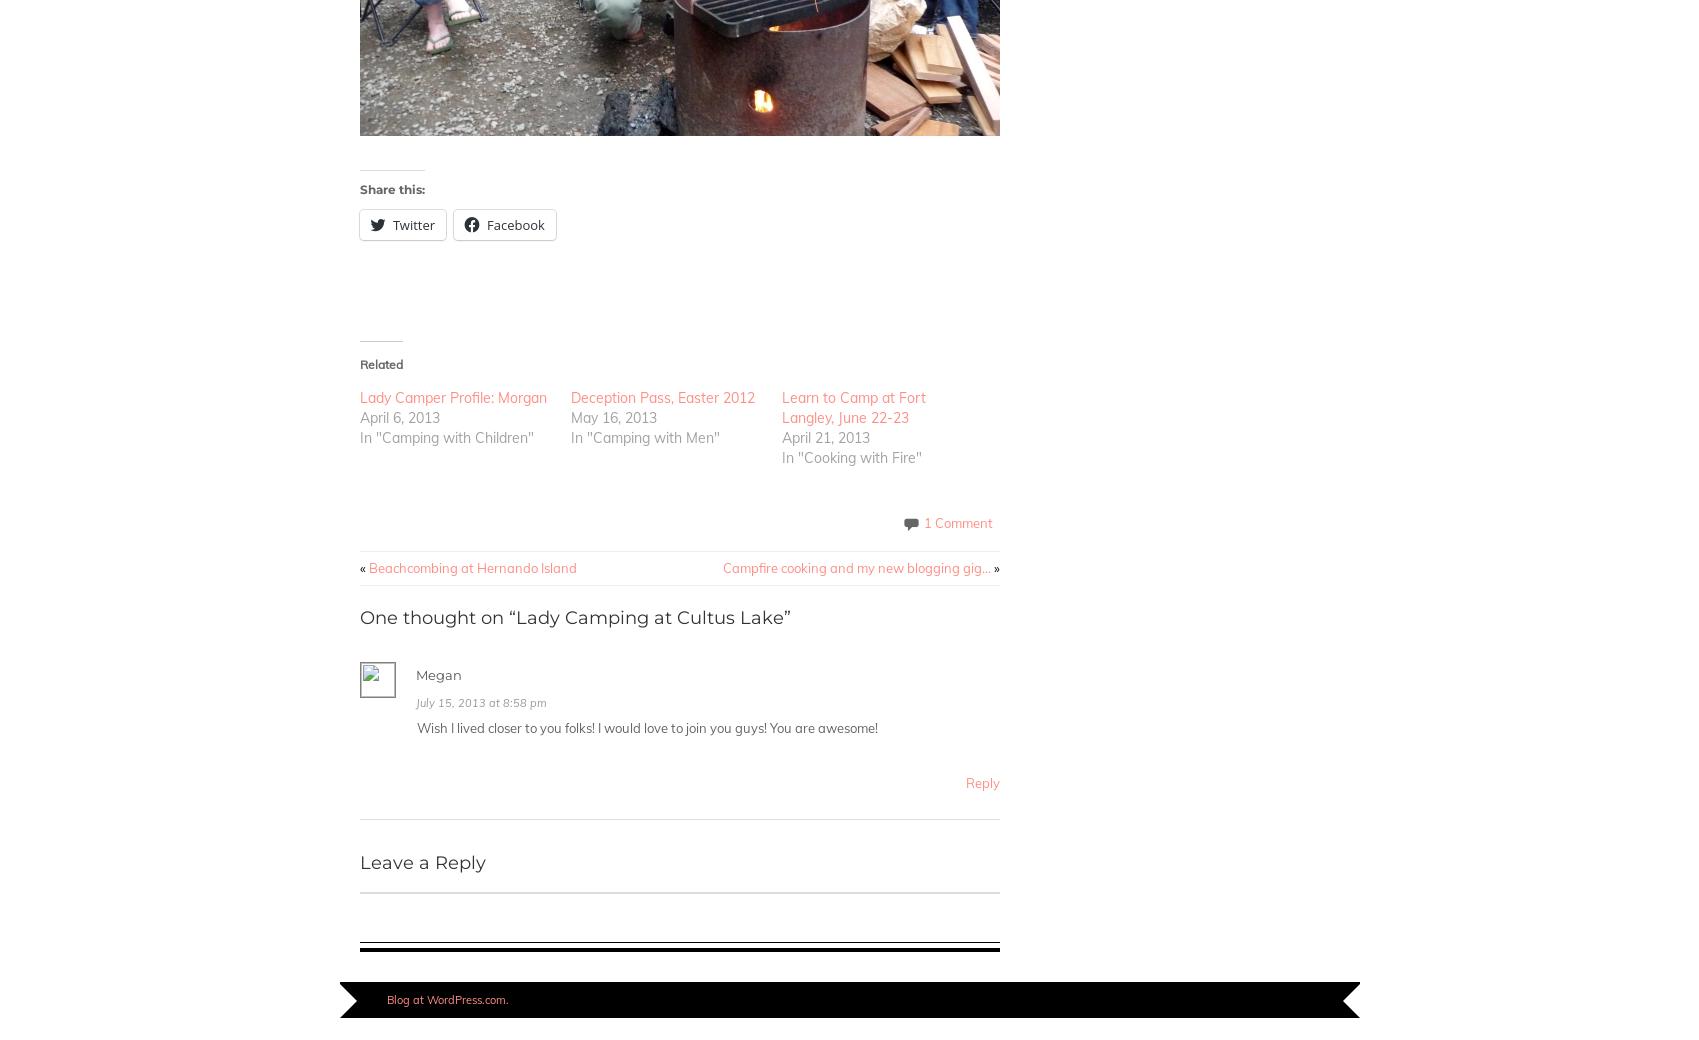  Describe the element at coordinates (391, 189) in the screenshot. I see `'Share this:'` at that location.